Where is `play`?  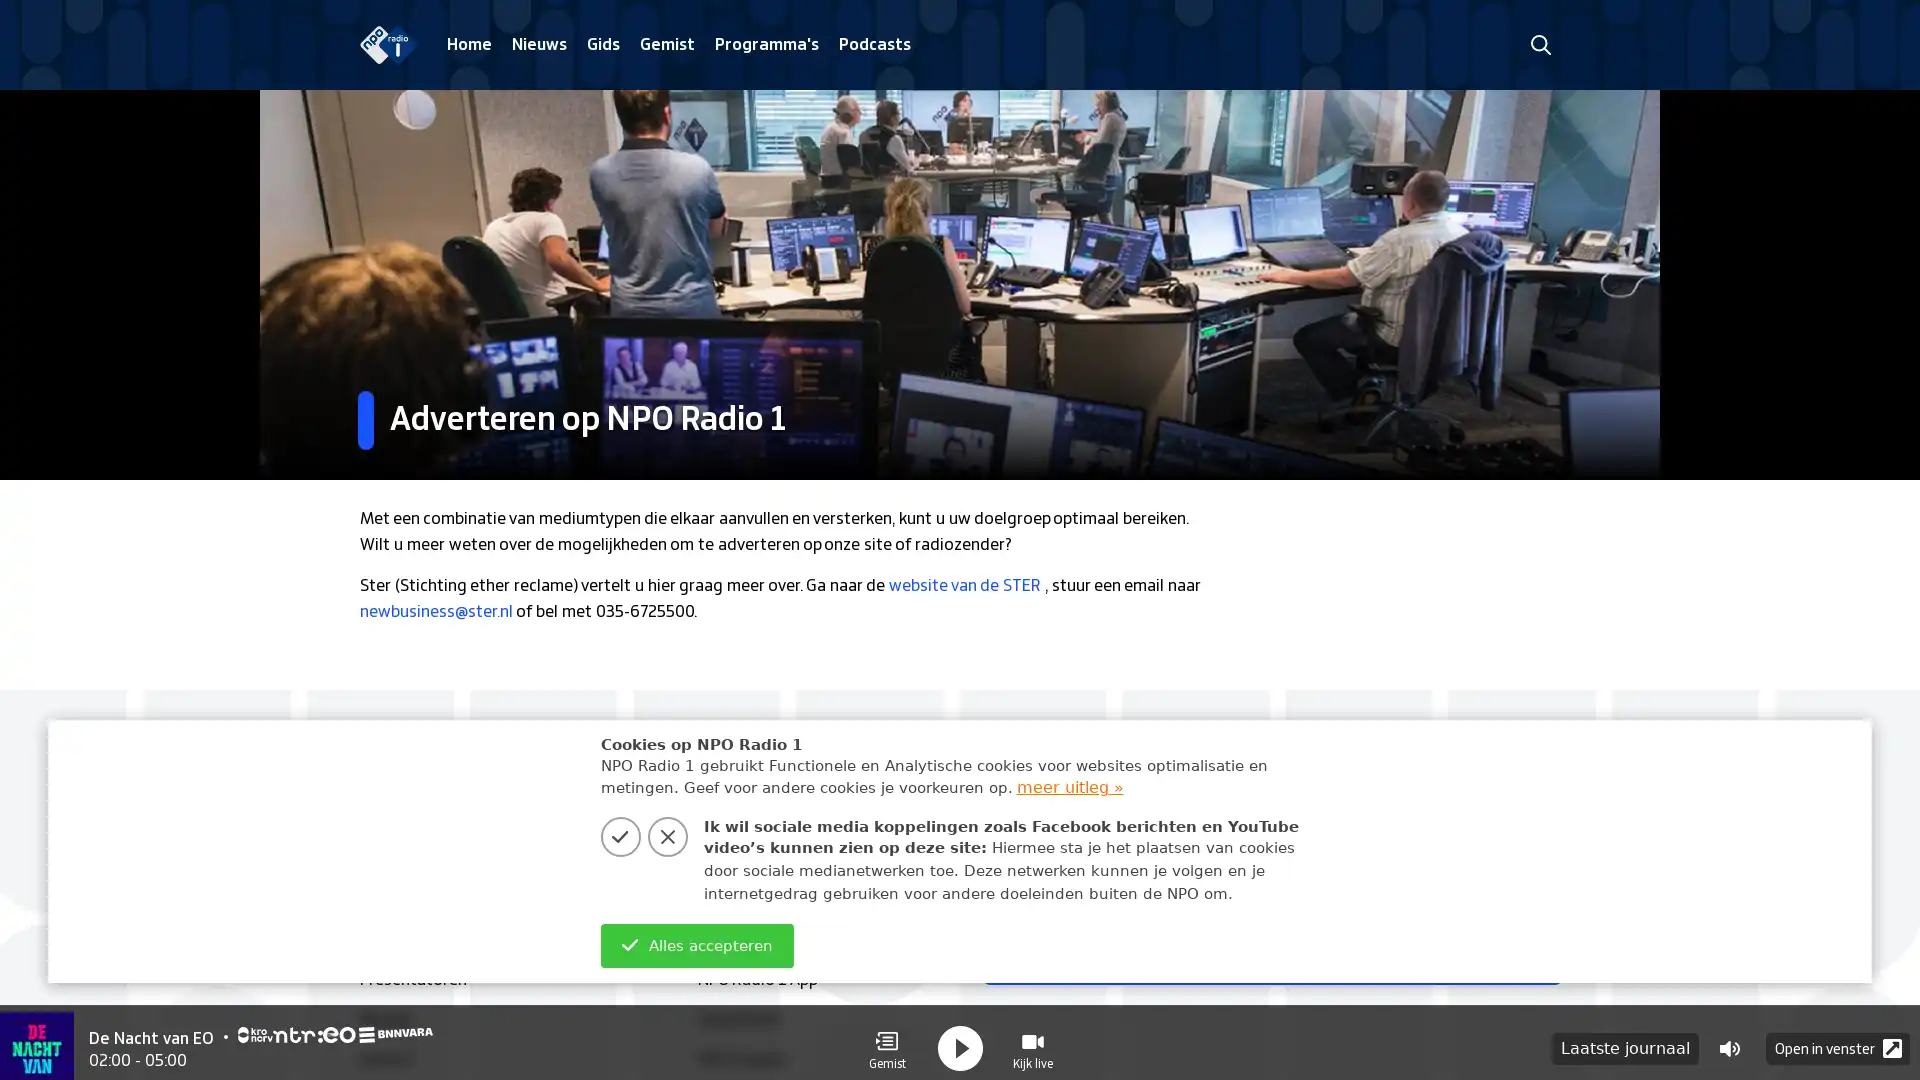 play is located at coordinates (960, 1036).